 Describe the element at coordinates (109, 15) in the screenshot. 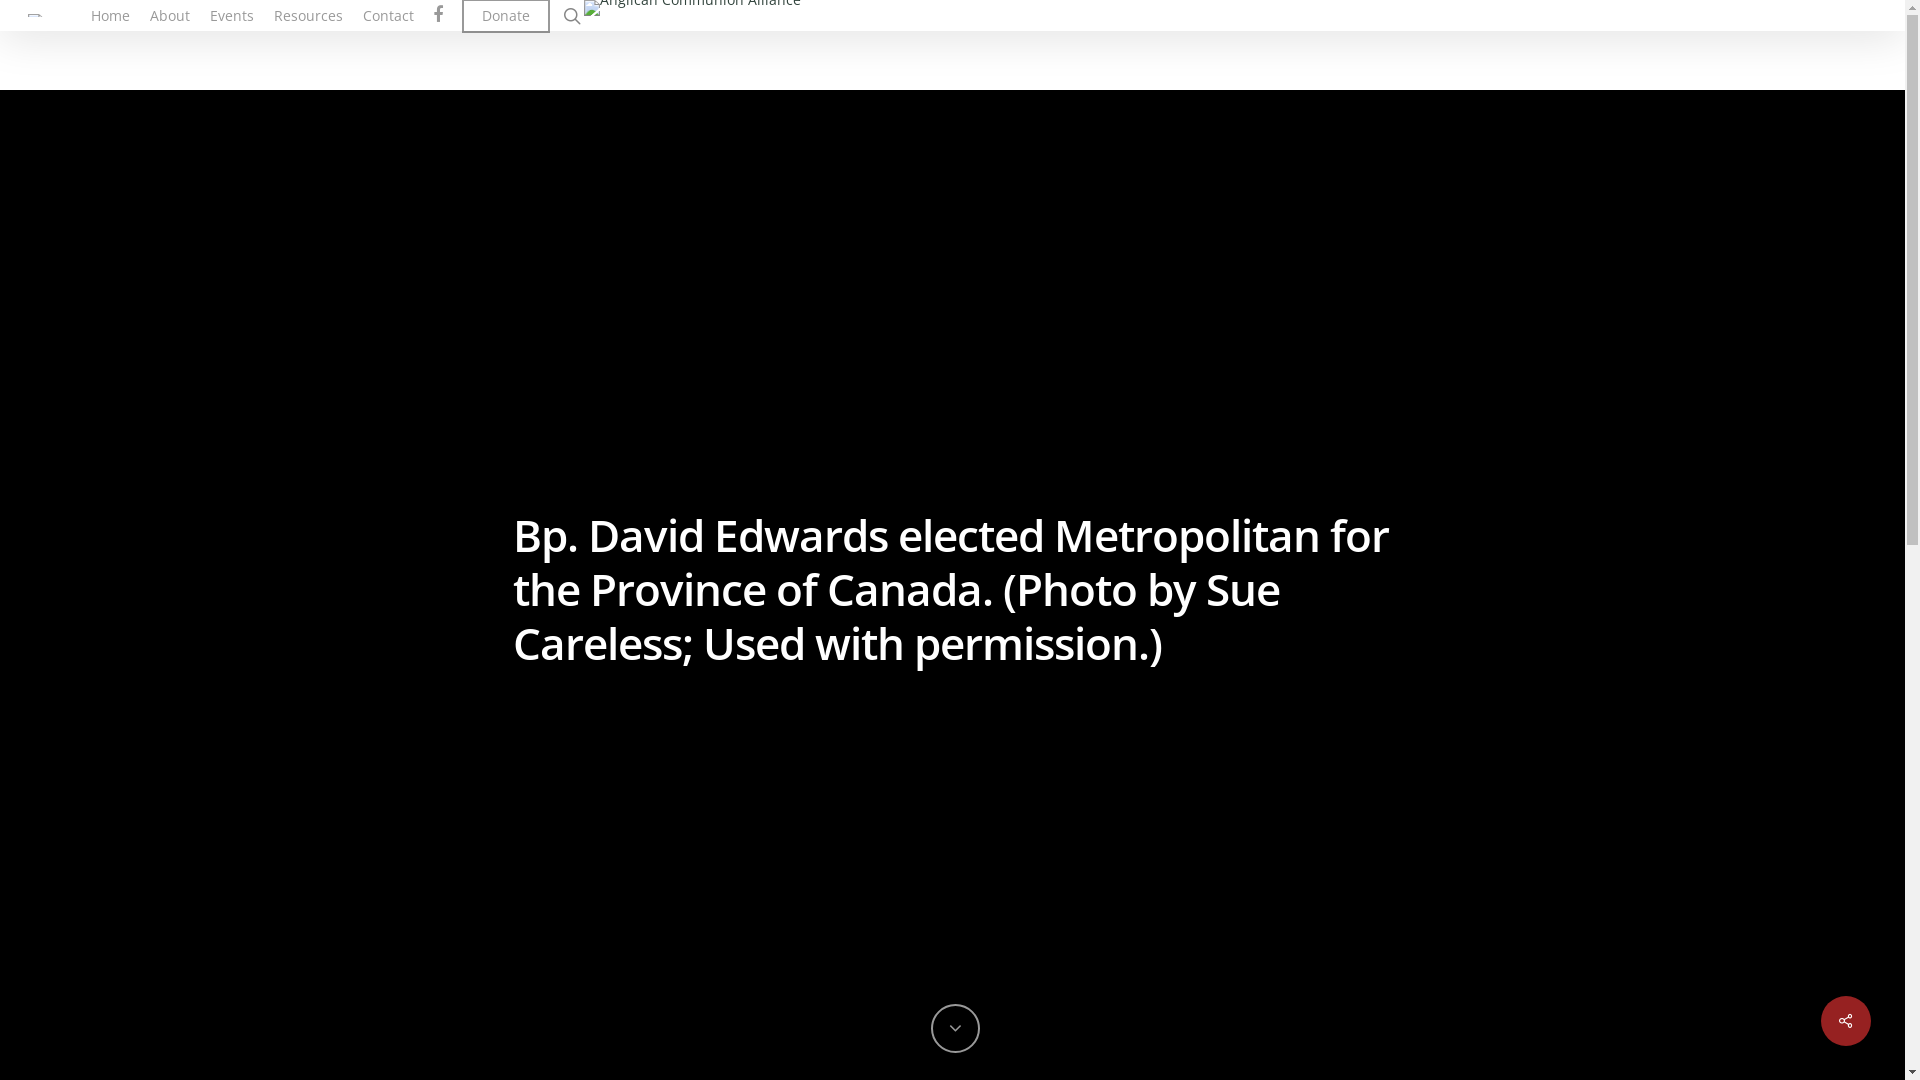

I see `'Home'` at that location.